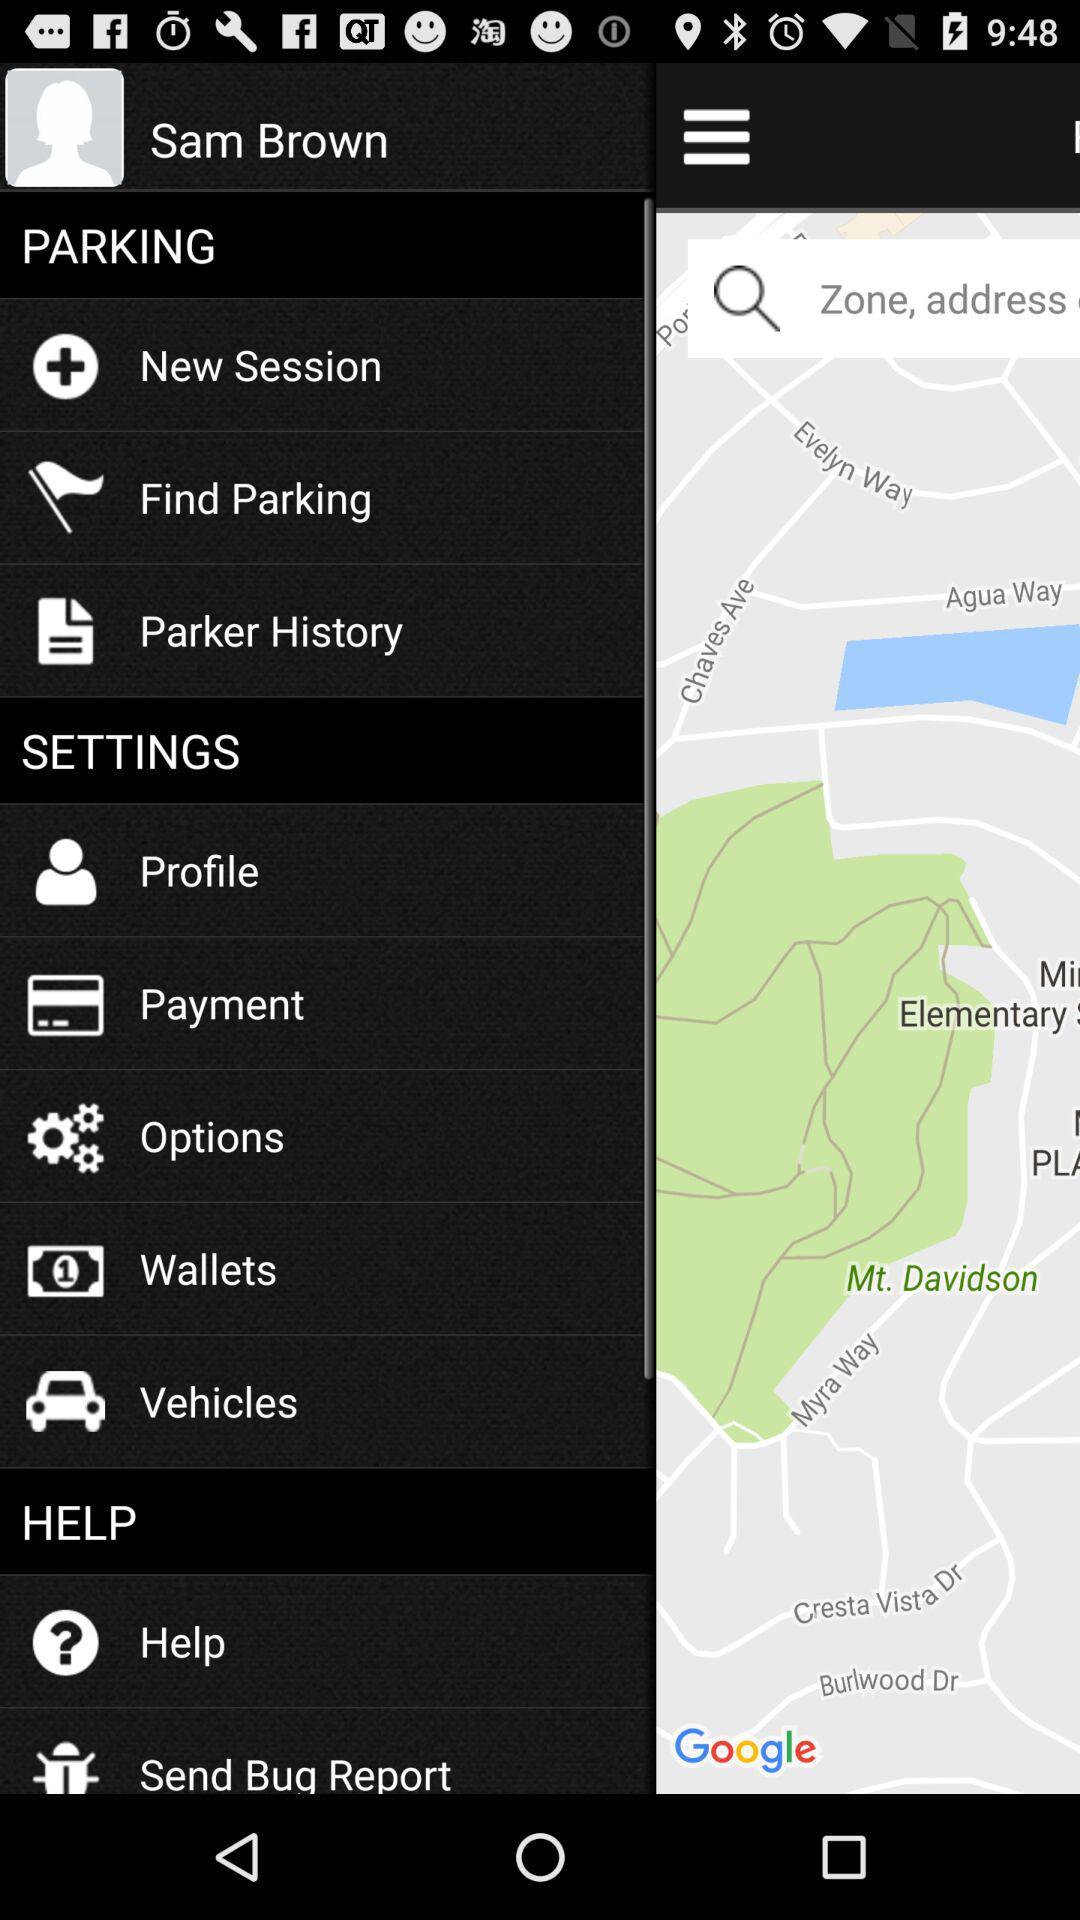  What do you see at coordinates (327, 749) in the screenshot?
I see `settings icon` at bounding box center [327, 749].